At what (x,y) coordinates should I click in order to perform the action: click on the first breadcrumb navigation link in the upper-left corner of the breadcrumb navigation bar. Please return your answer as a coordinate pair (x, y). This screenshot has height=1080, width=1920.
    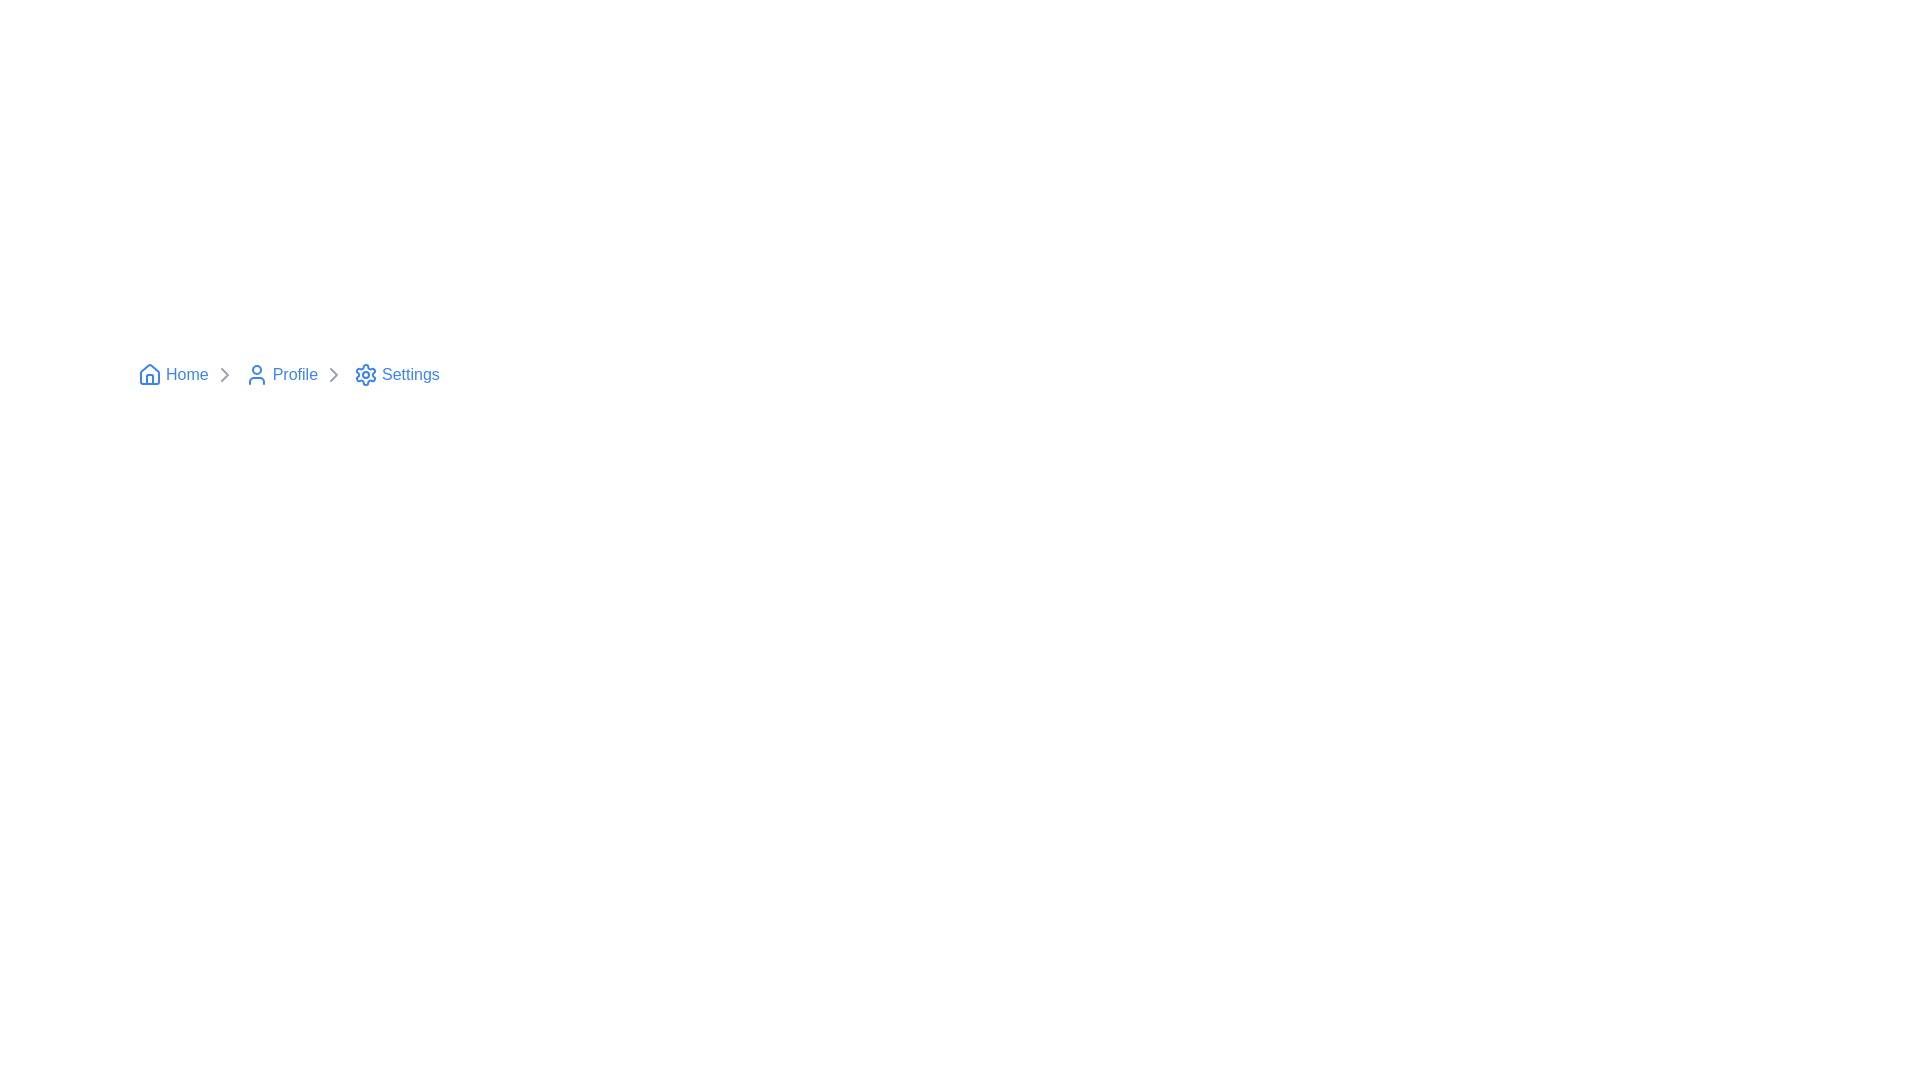
    Looking at the image, I should click on (187, 374).